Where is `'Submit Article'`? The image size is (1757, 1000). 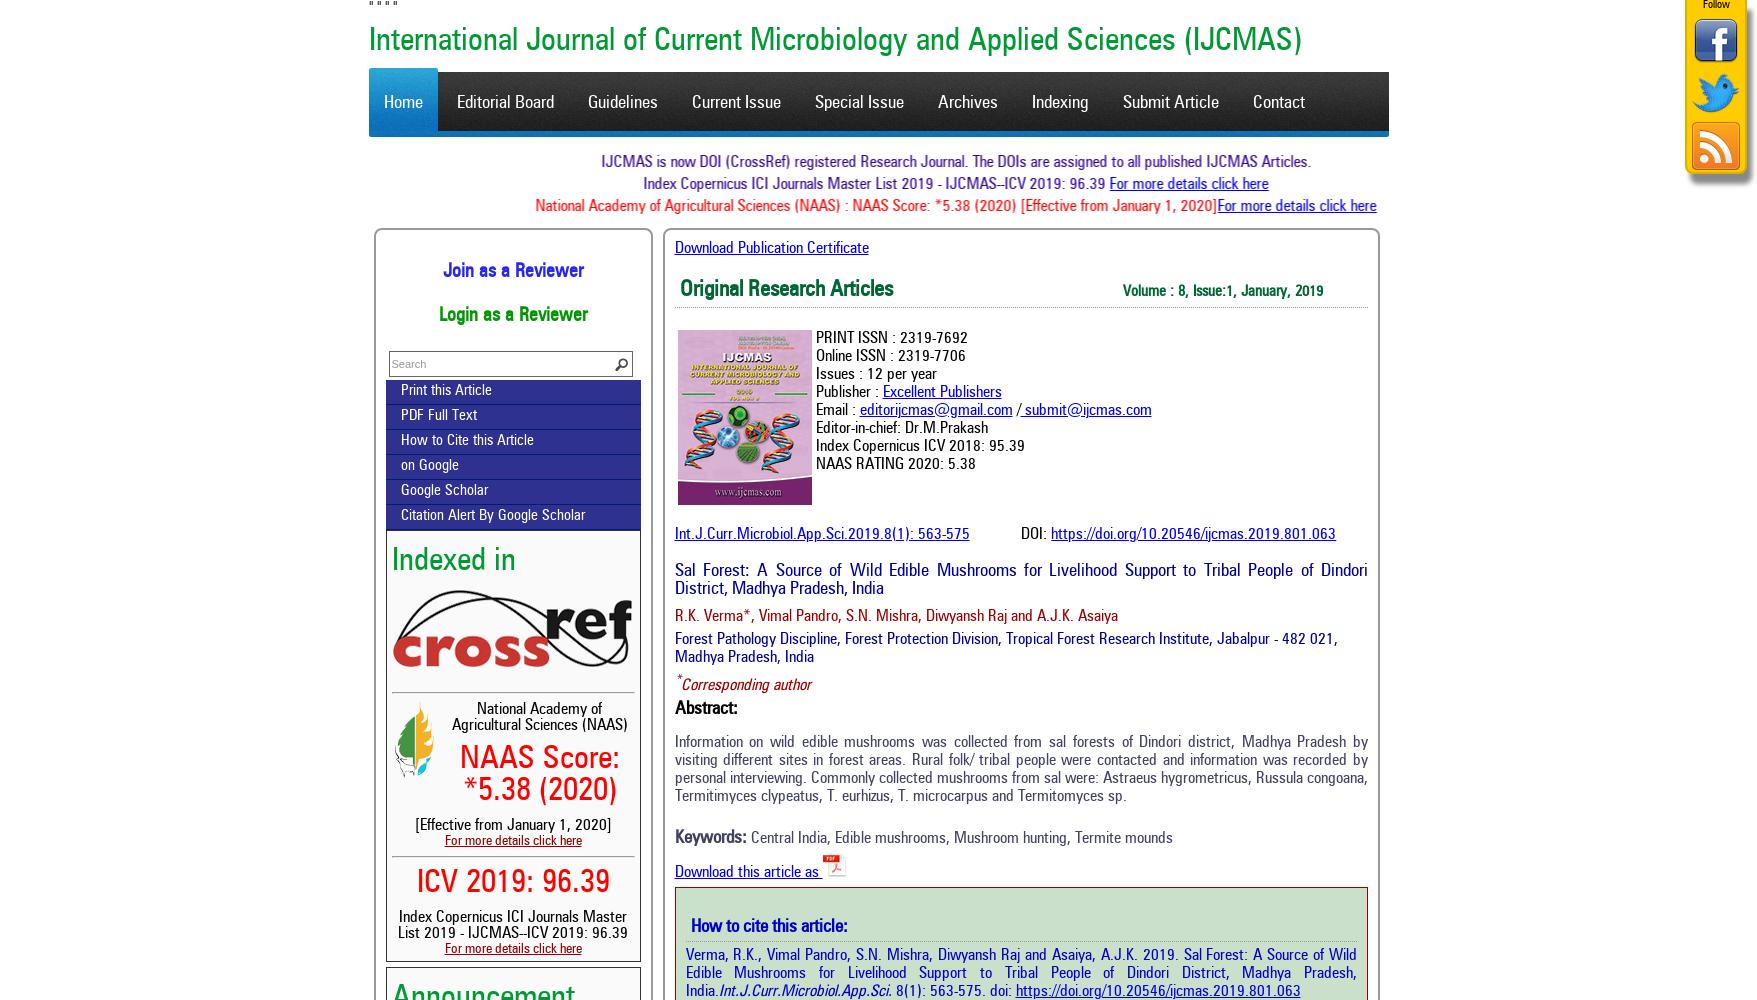 'Submit Article' is located at coordinates (1168, 102).